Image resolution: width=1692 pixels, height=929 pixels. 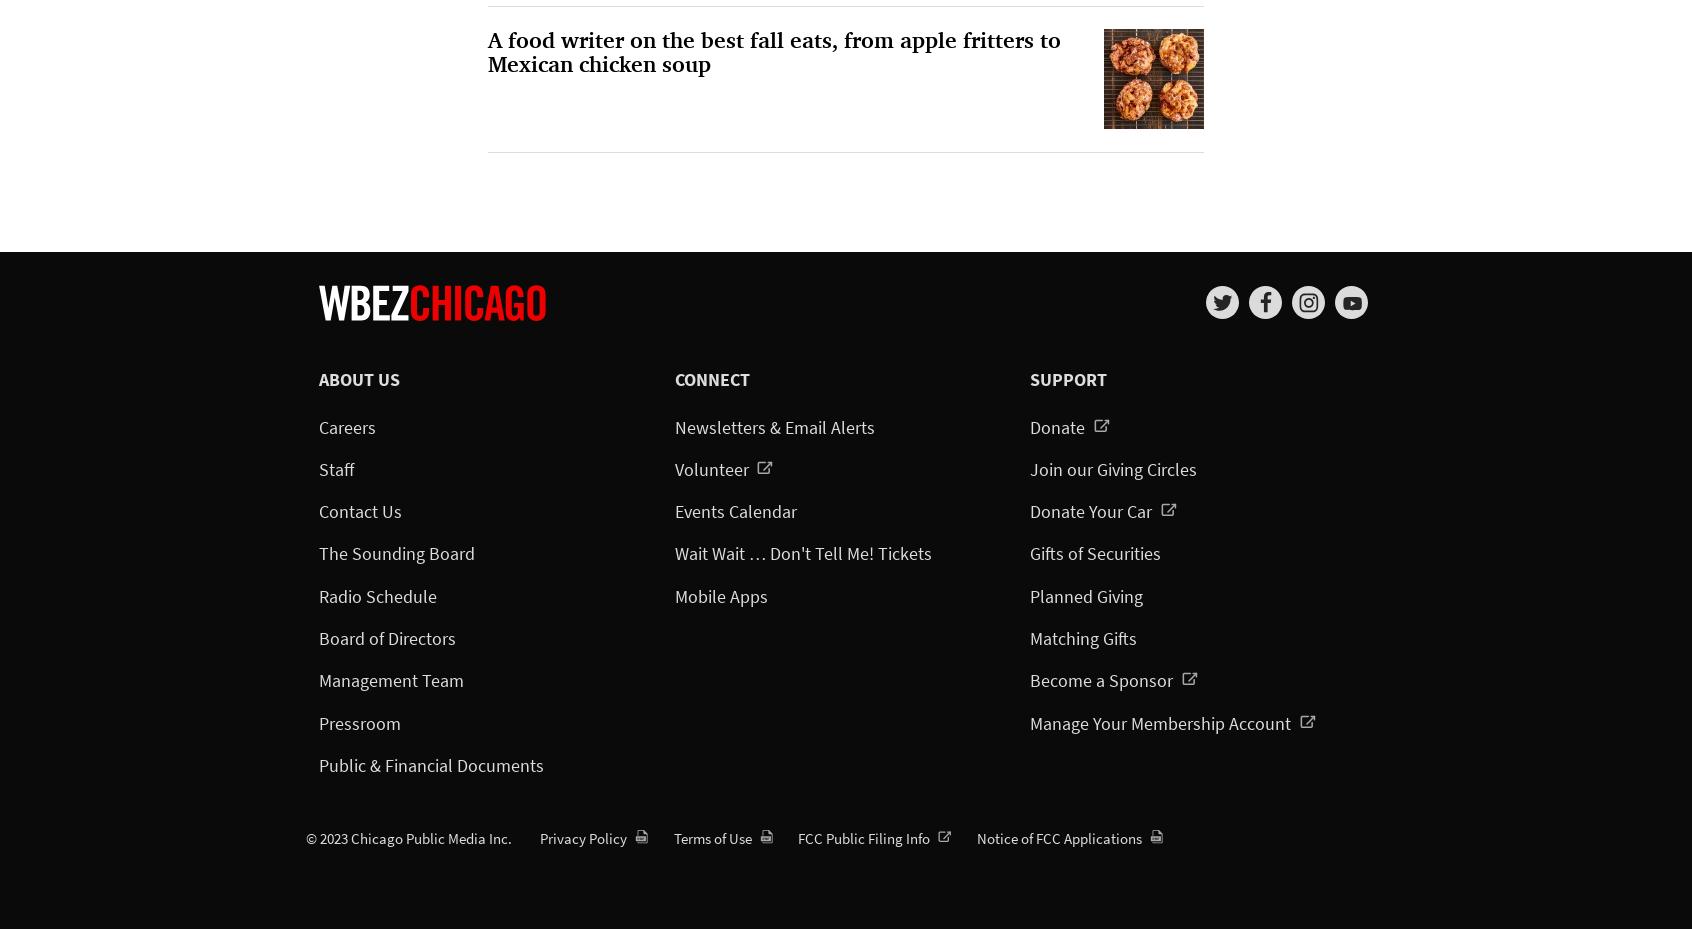 I want to click on 'Notice of FCC Applications', so click(x=1060, y=837).